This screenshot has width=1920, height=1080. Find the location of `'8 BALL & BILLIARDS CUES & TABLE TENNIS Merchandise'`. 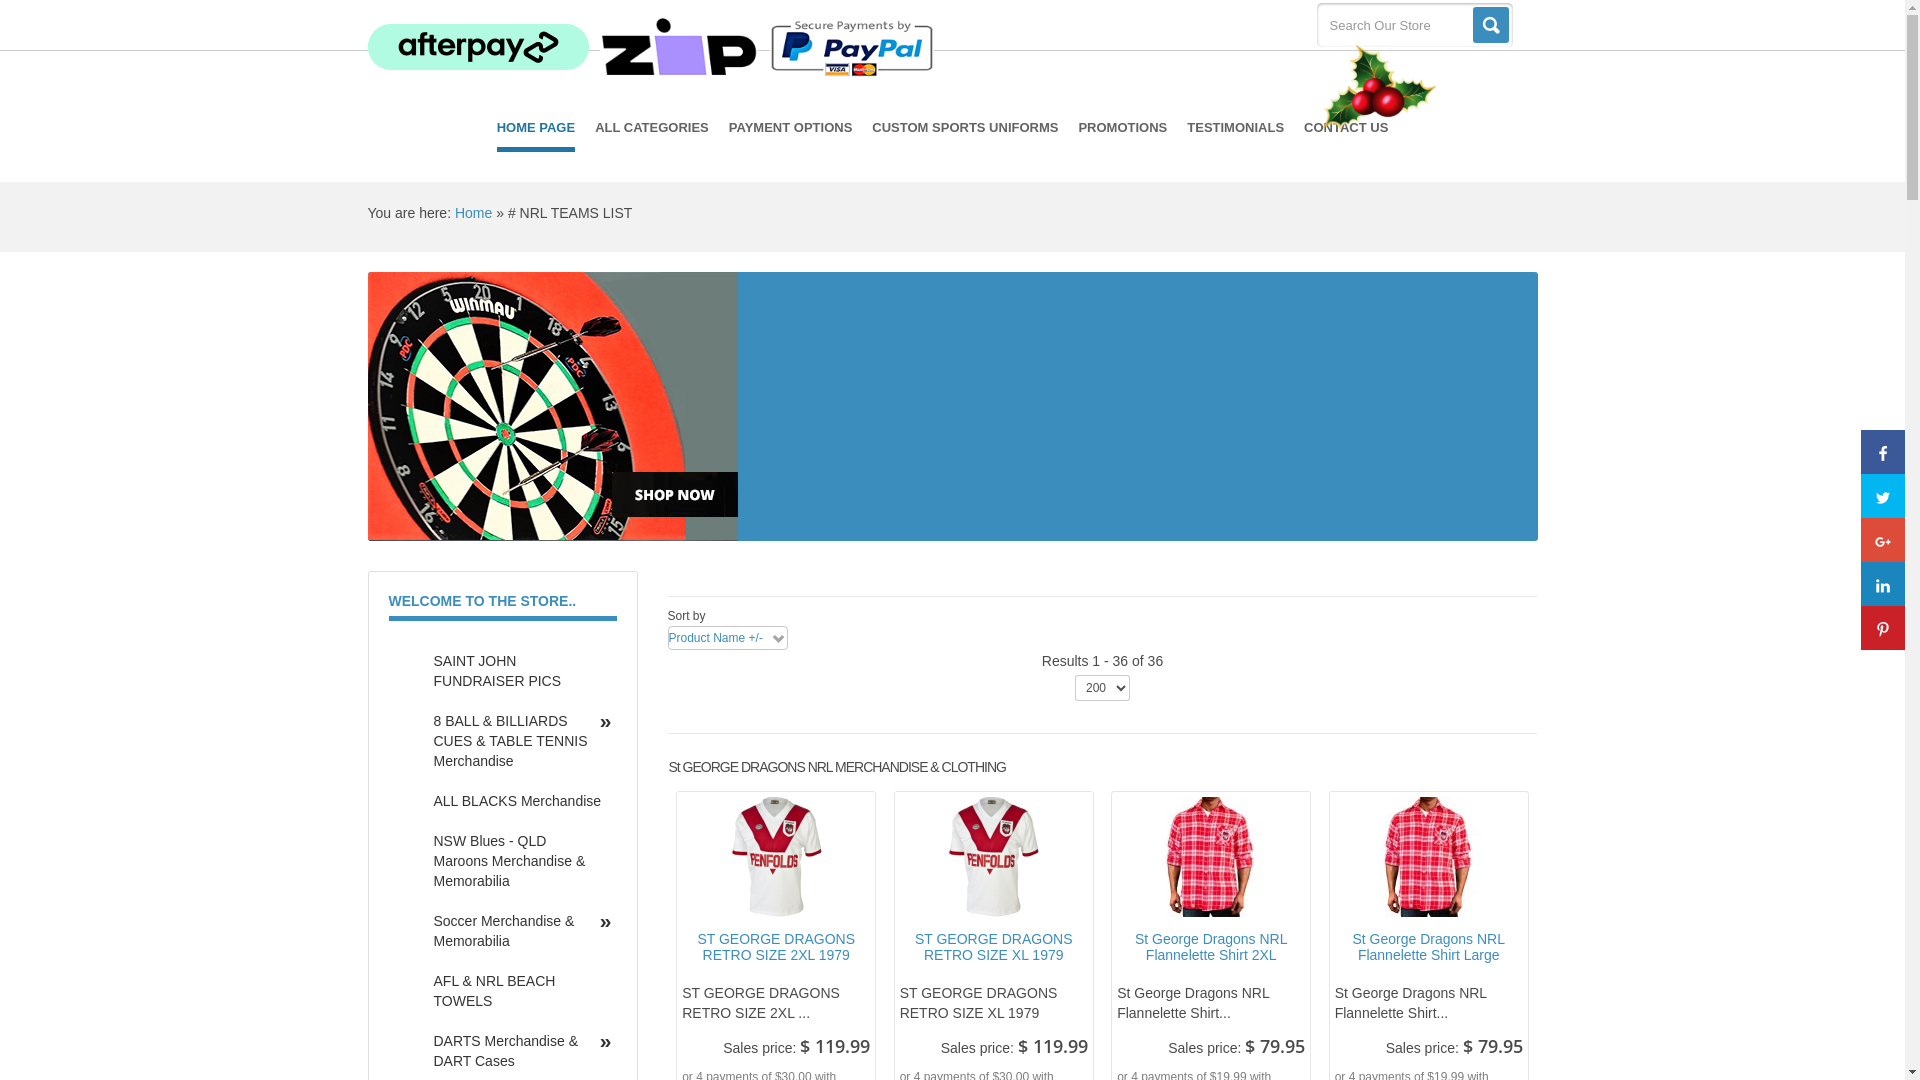

'8 BALL & BILLIARDS CUES & TABLE TENNIS Merchandise' is located at coordinates (416, 740).